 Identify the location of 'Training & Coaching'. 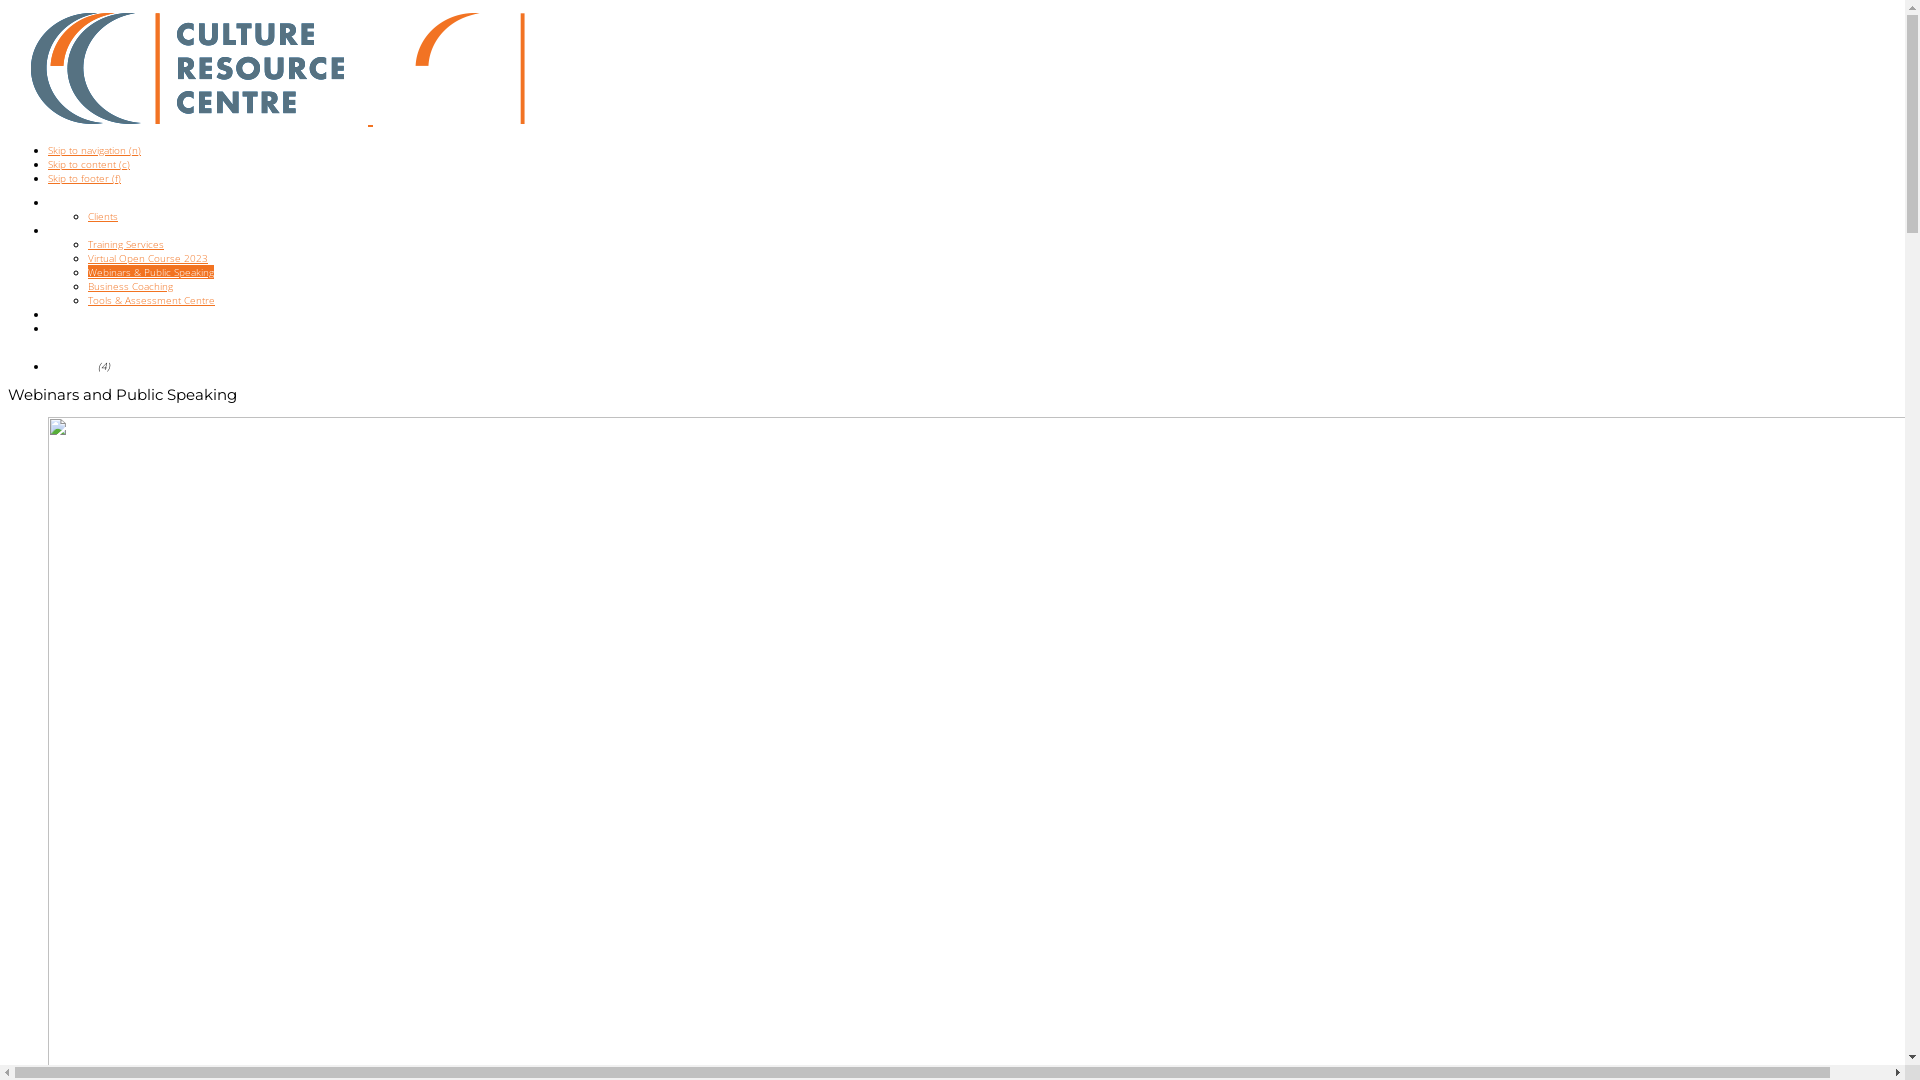
(91, 229).